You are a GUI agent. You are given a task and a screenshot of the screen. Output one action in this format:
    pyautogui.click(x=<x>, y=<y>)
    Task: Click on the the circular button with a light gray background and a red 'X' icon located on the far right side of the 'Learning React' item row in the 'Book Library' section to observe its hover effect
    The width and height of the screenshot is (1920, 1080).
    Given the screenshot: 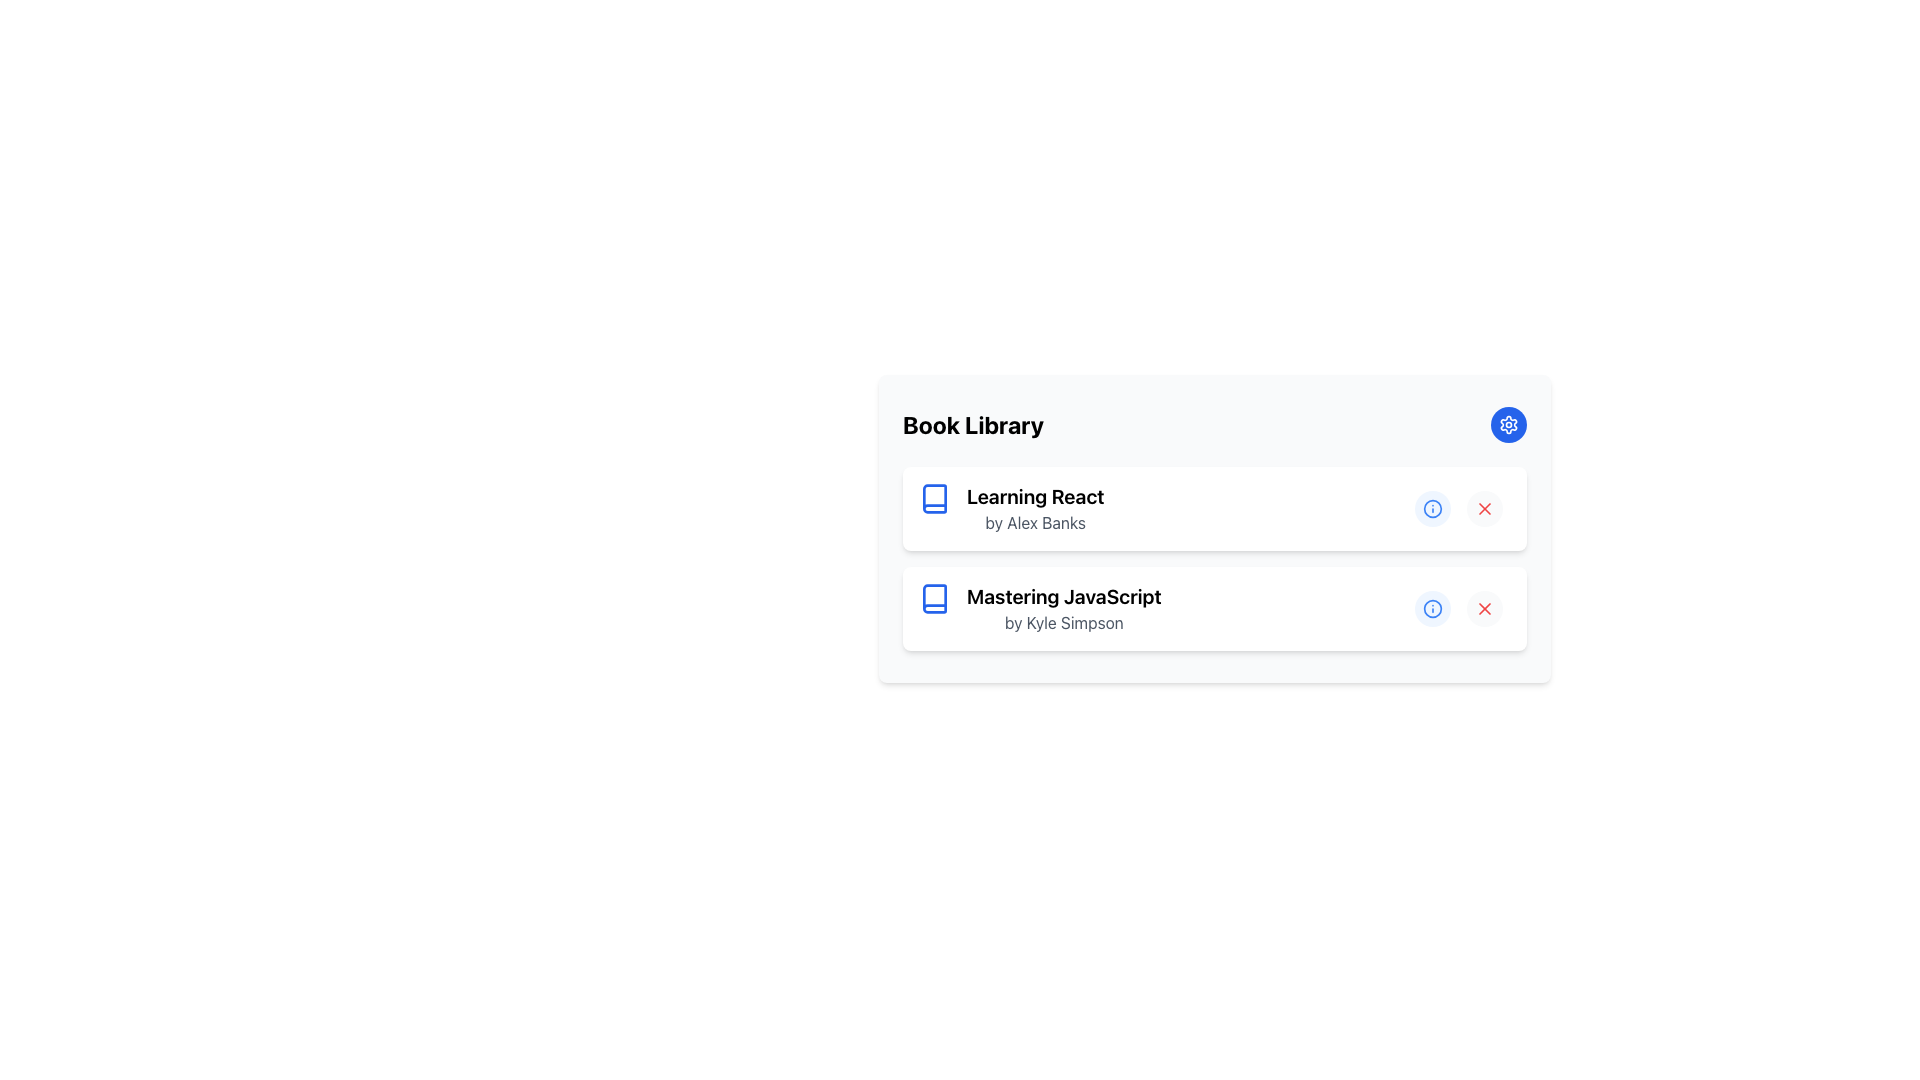 What is the action you would take?
    pyautogui.click(x=1484, y=508)
    